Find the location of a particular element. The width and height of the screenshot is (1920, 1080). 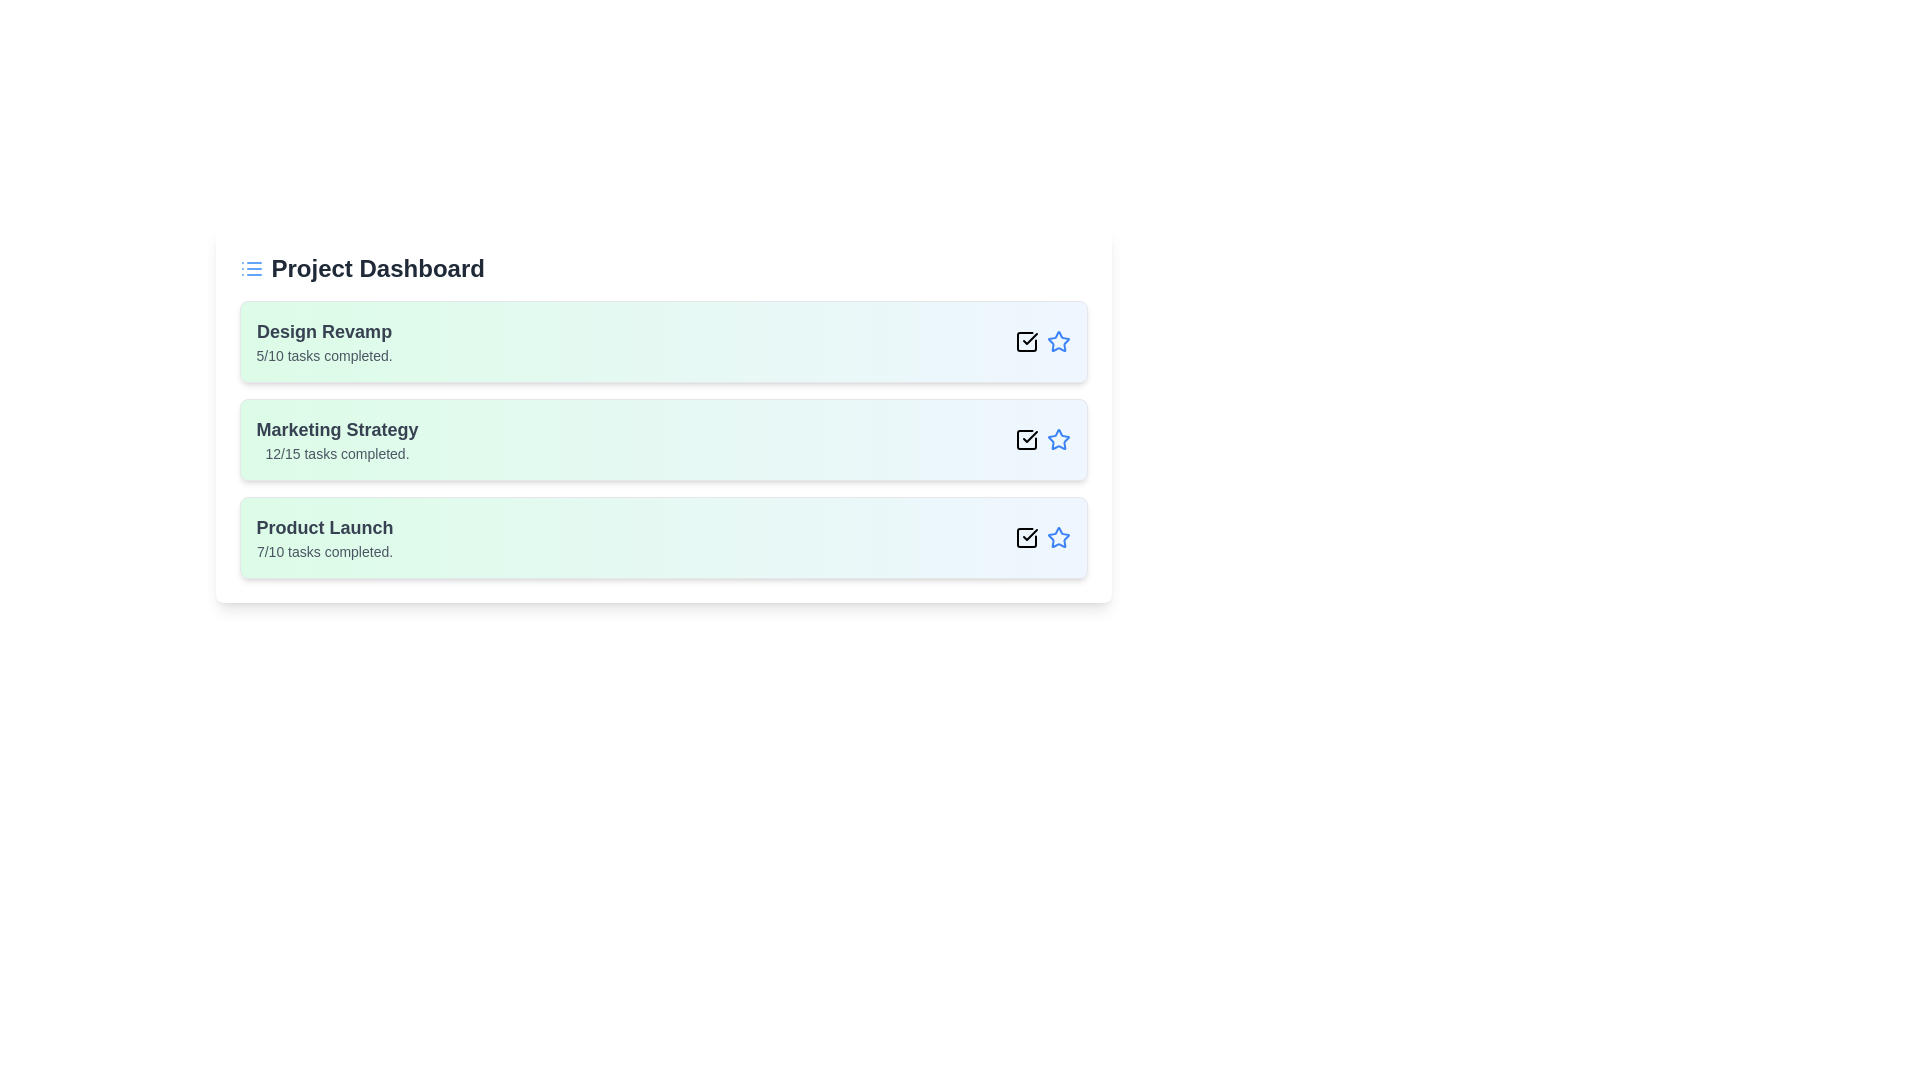

the title icon to trigger a tooltip or visual feedback is located at coordinates (250, 268).